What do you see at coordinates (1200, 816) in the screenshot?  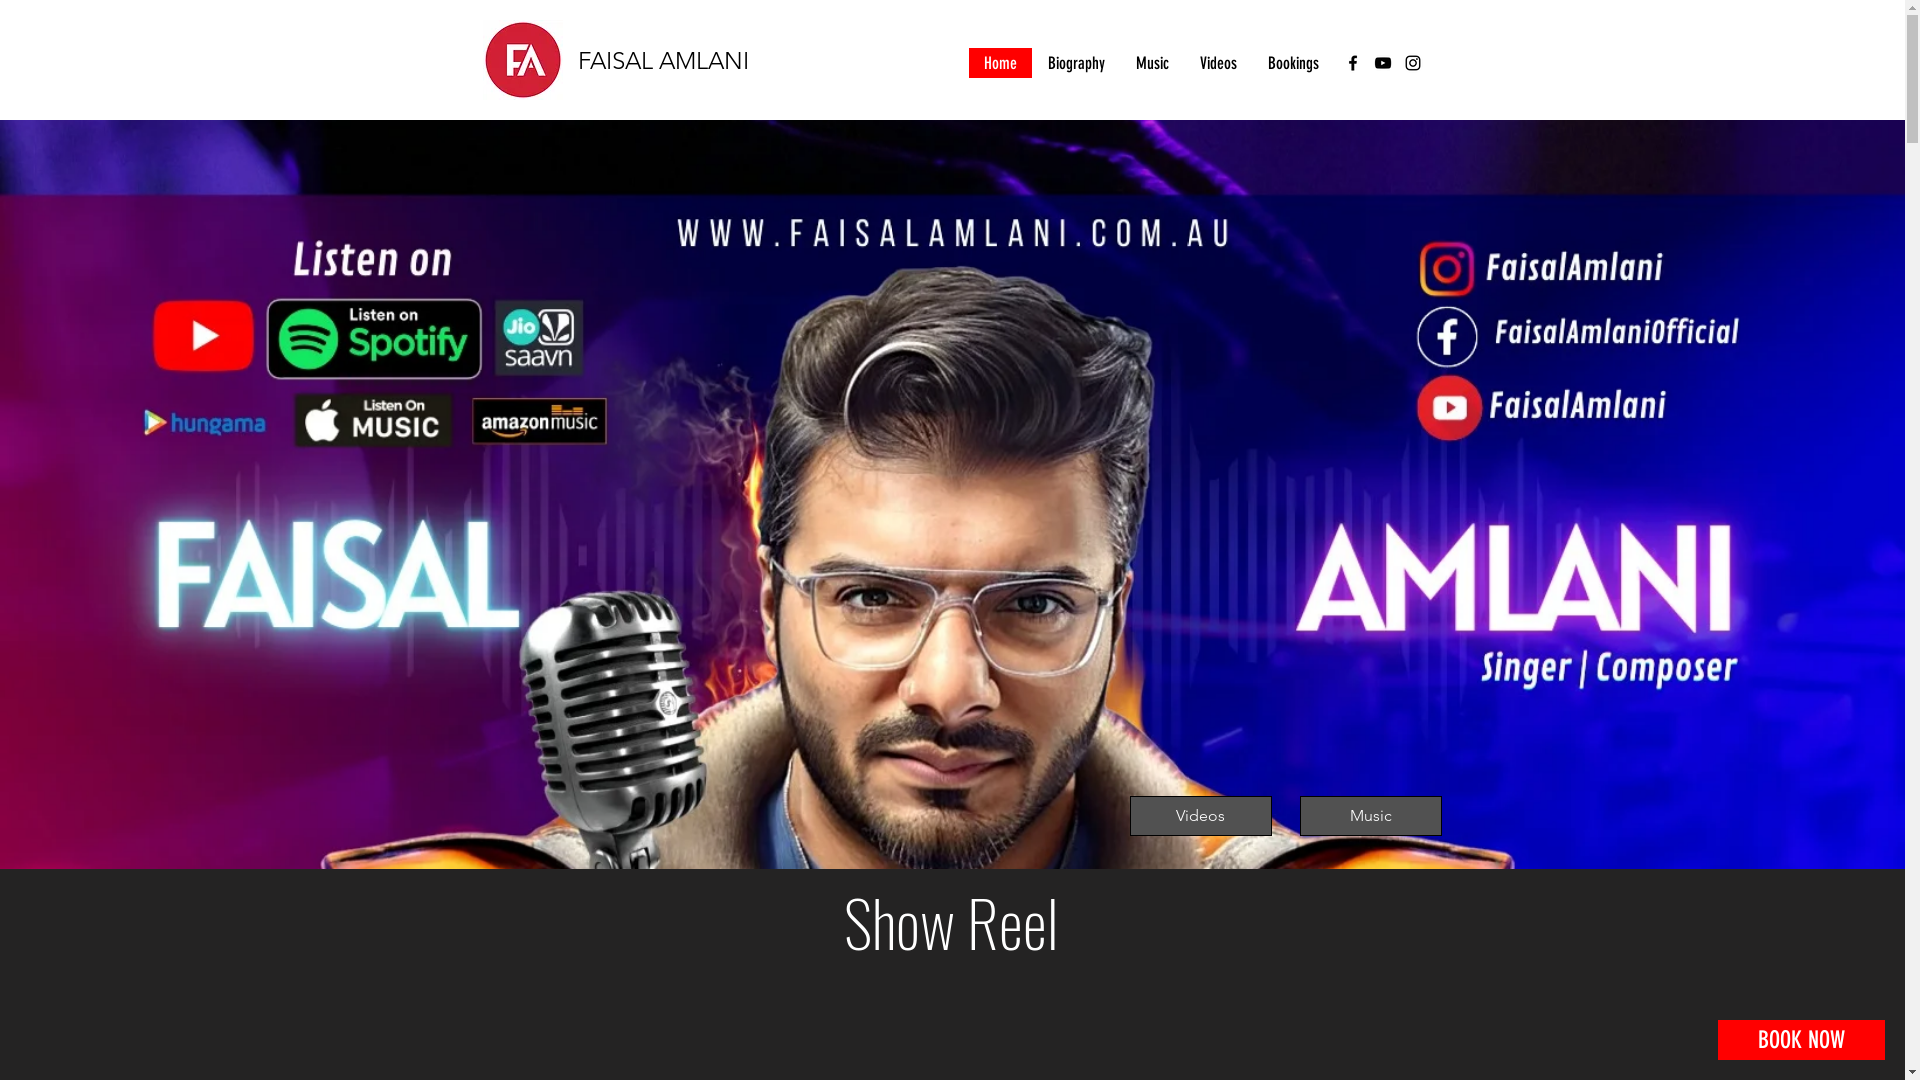 I see `'Videos'` at bounding box center [1200, 816].